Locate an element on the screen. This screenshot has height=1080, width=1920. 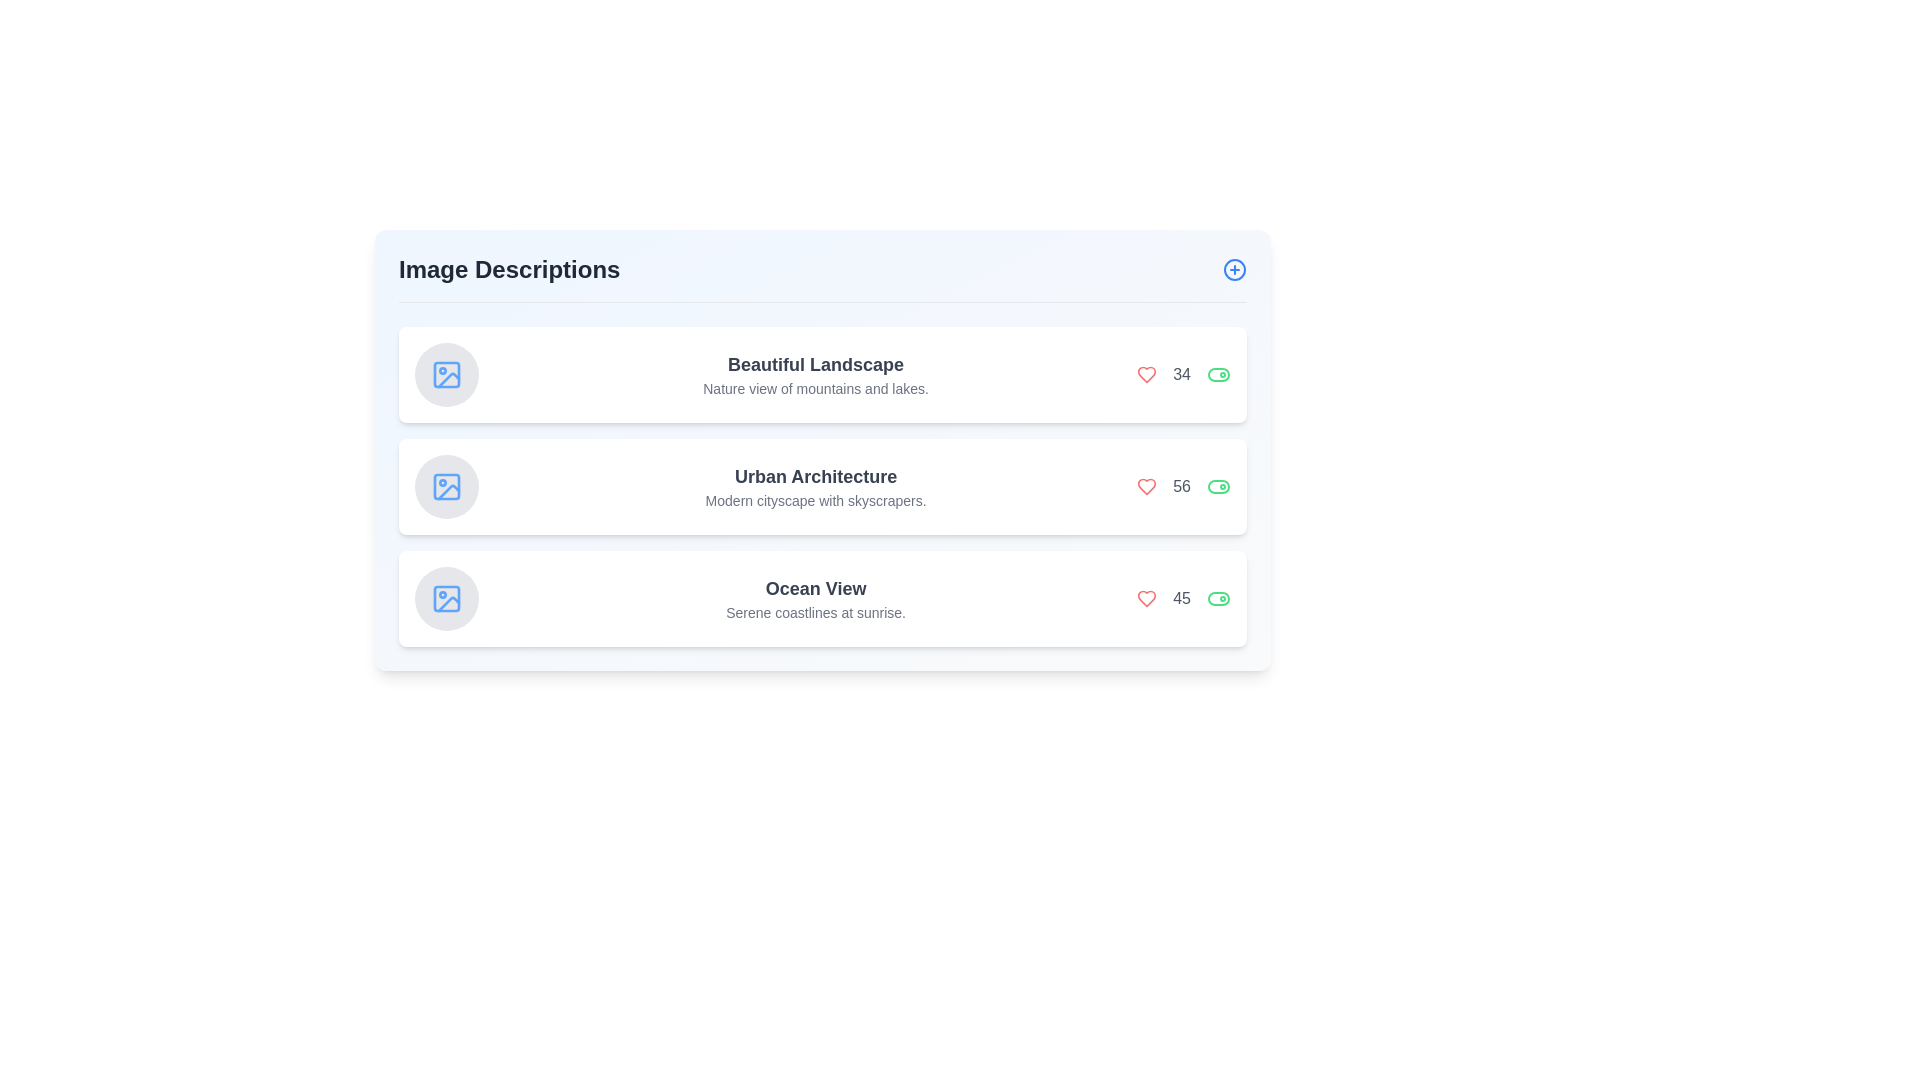
the item Beautiful Landscape in the list to highlight it is located at coordinates (822, 374).